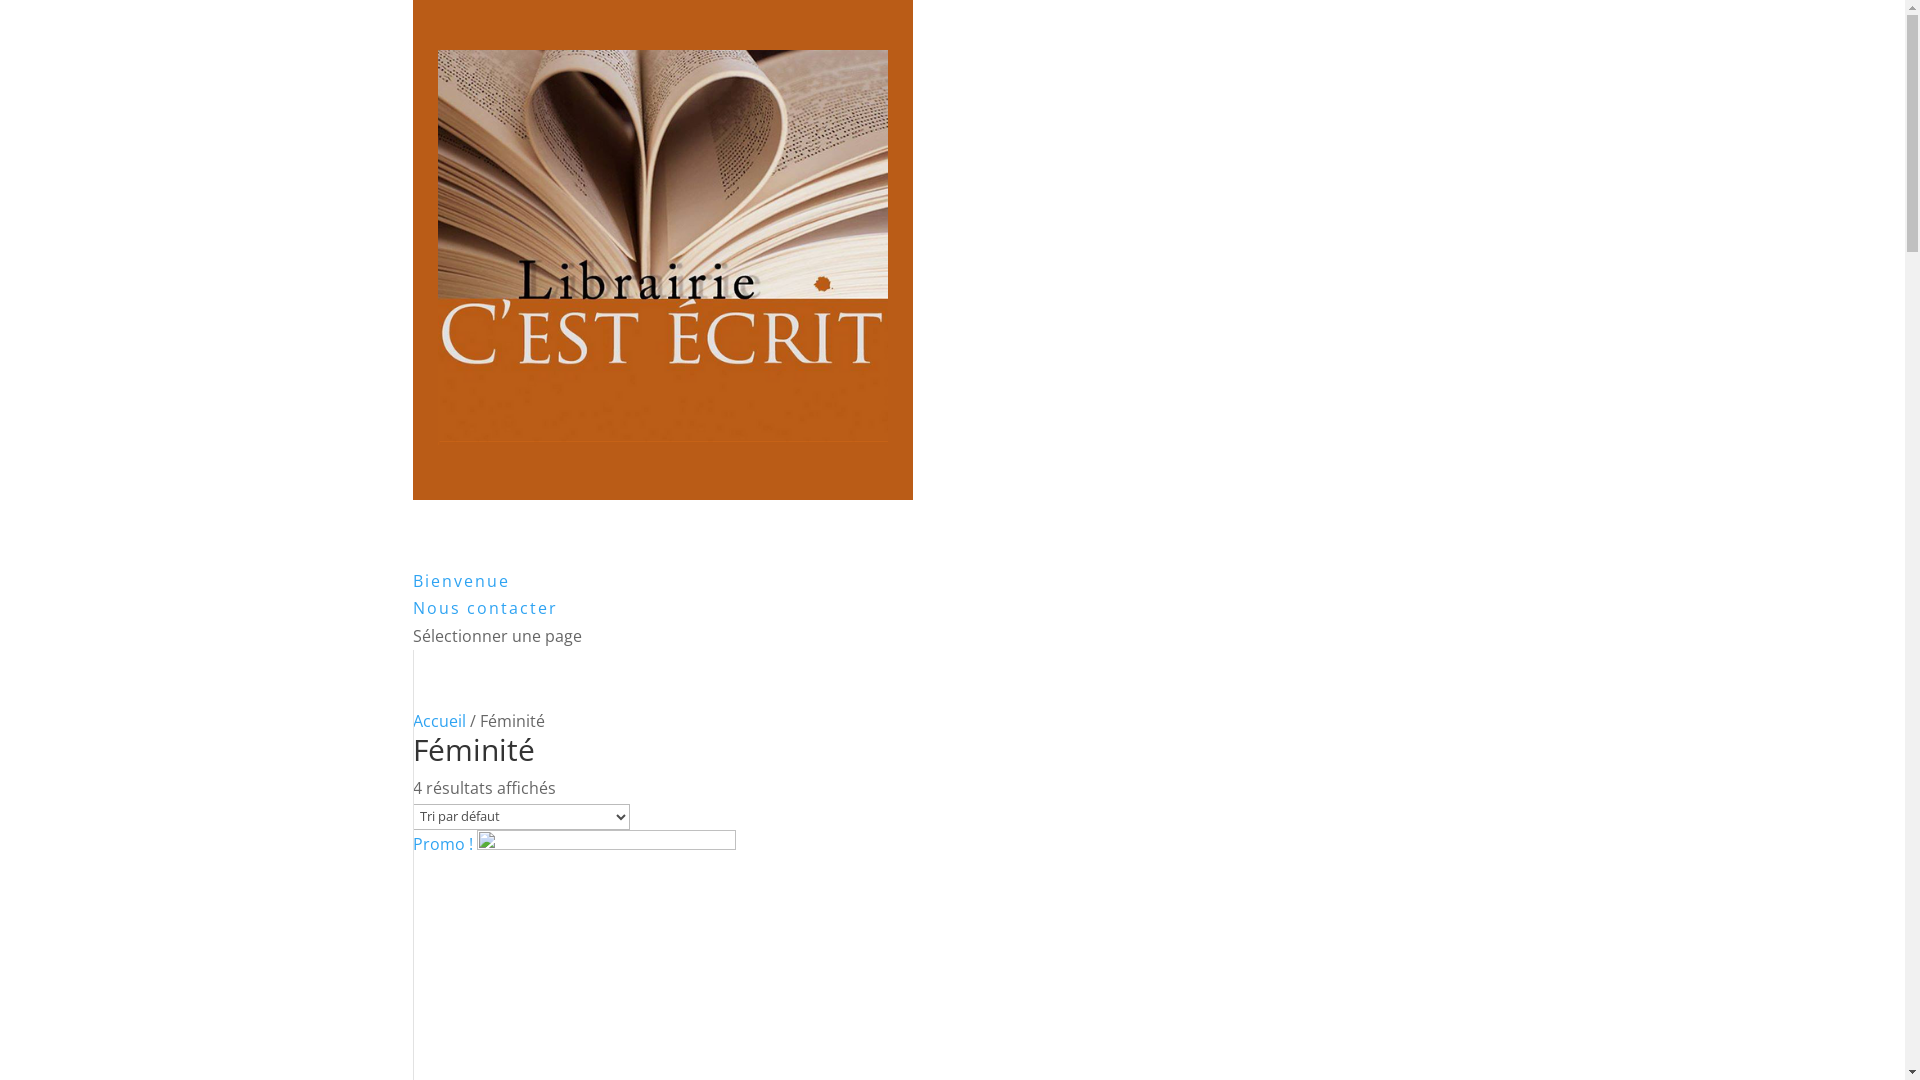 The image size is (1920, 1080). What do you see at coordinates (459, 609) in the screenshot?
I see `'Bienvenue'` at bounding box center [459, 609].